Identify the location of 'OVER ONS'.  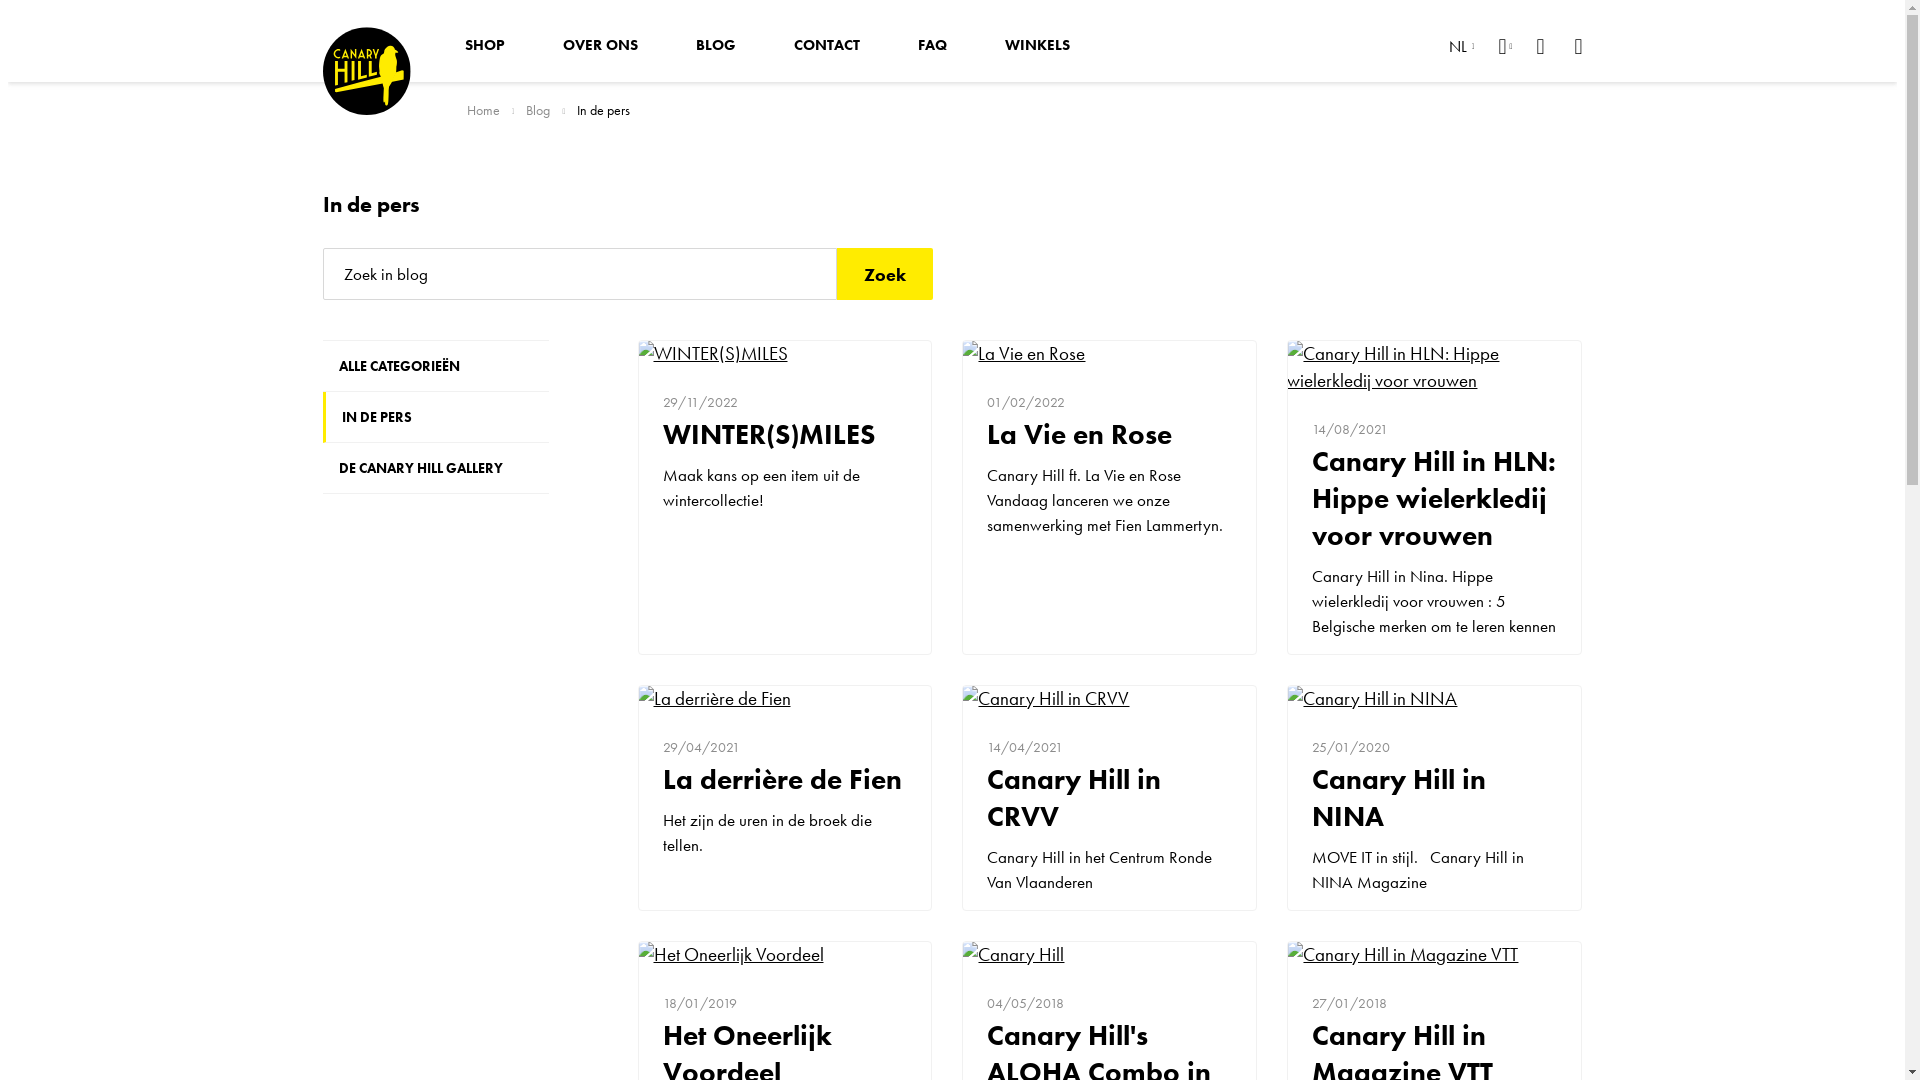
(536, 45).